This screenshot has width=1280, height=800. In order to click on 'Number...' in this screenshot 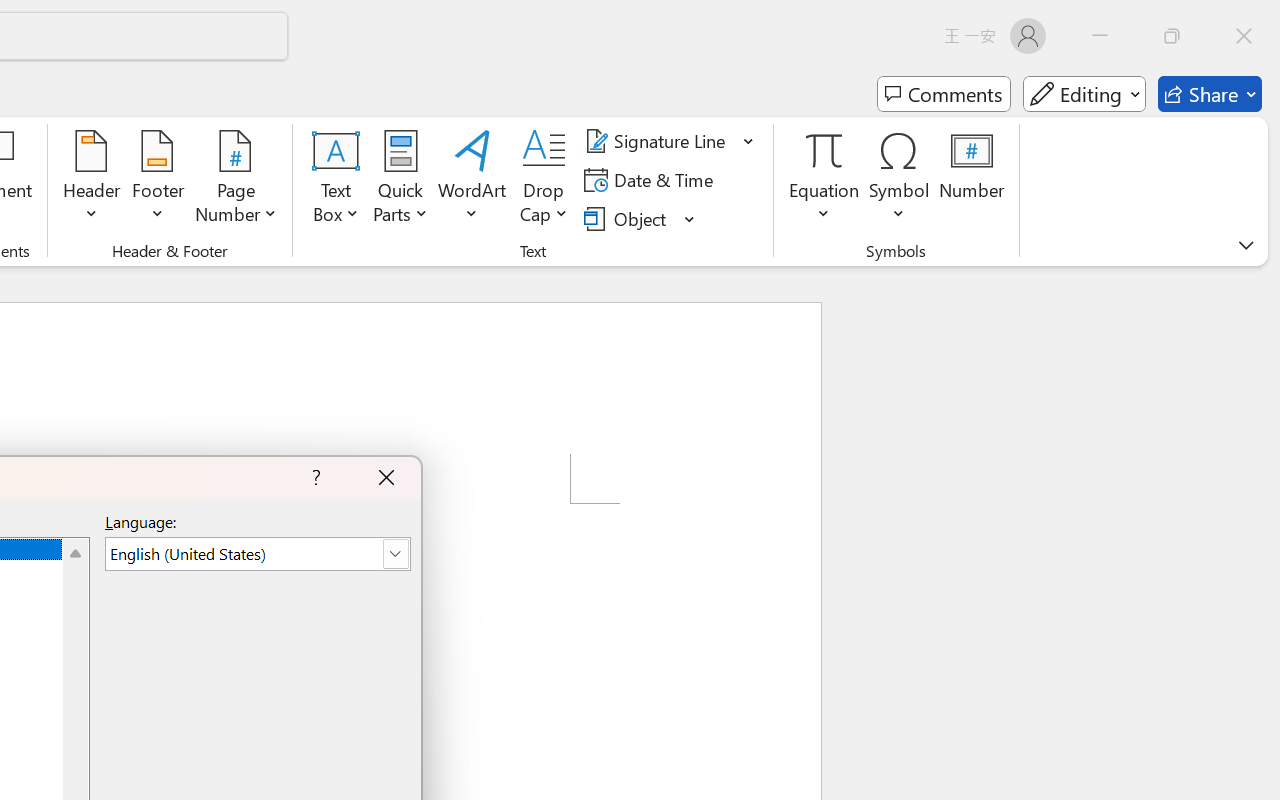, I will do `click(972, 179)`.